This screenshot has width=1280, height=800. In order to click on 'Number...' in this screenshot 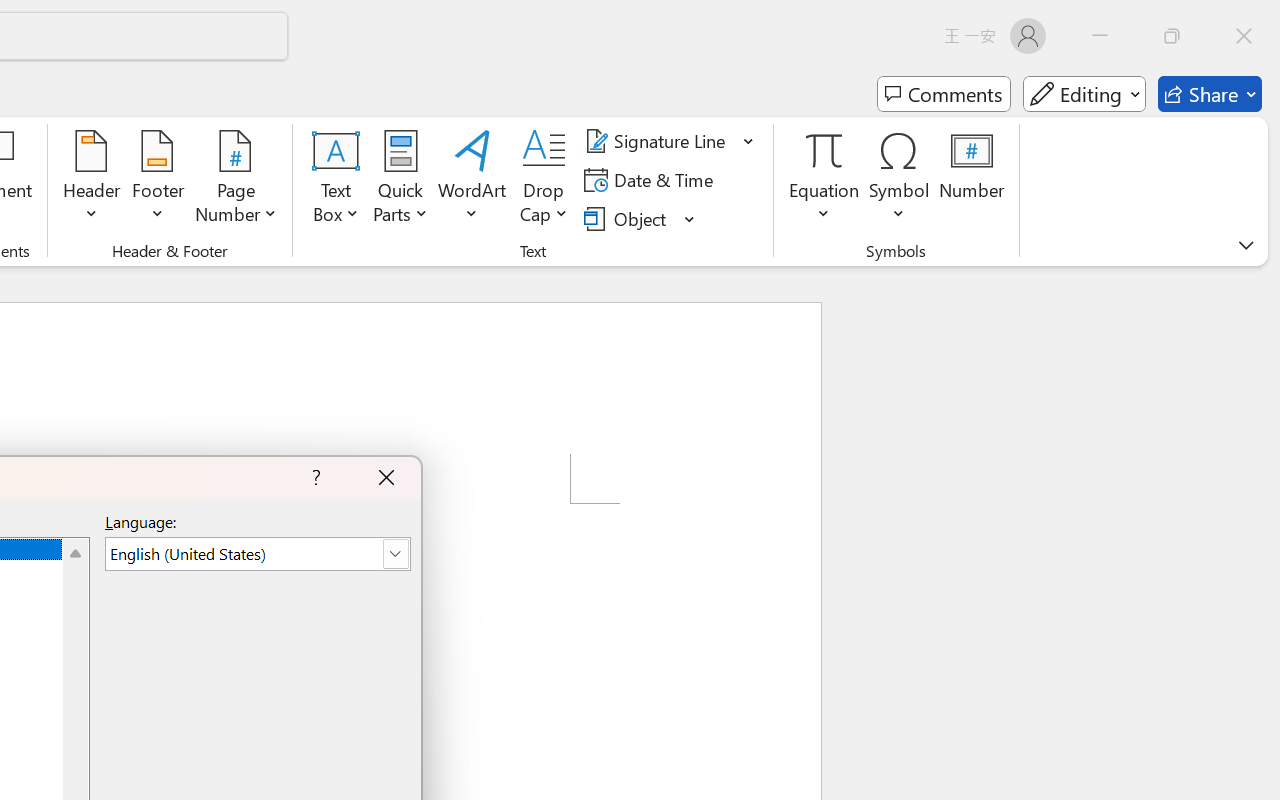, I will do `click(972, 179)`.